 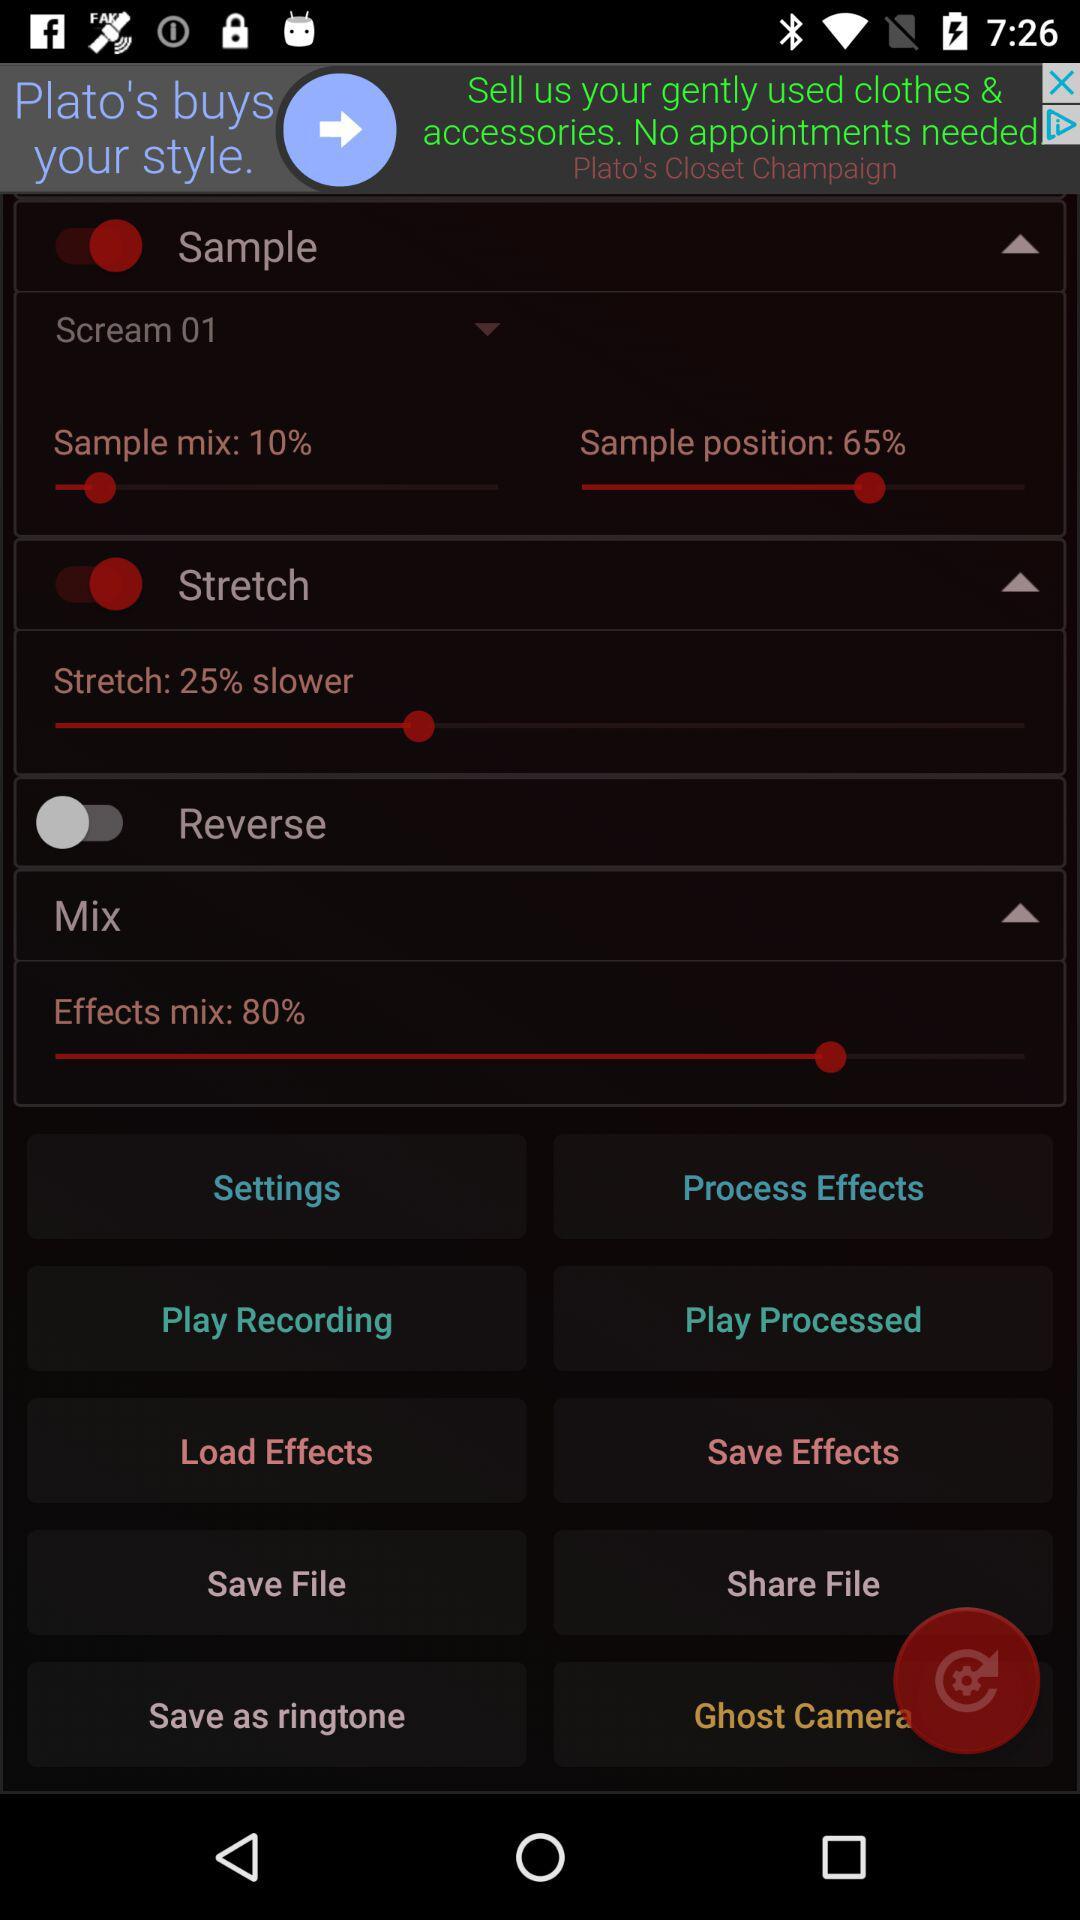 I want to click on record audio backwards, so click(x=88, y=822).